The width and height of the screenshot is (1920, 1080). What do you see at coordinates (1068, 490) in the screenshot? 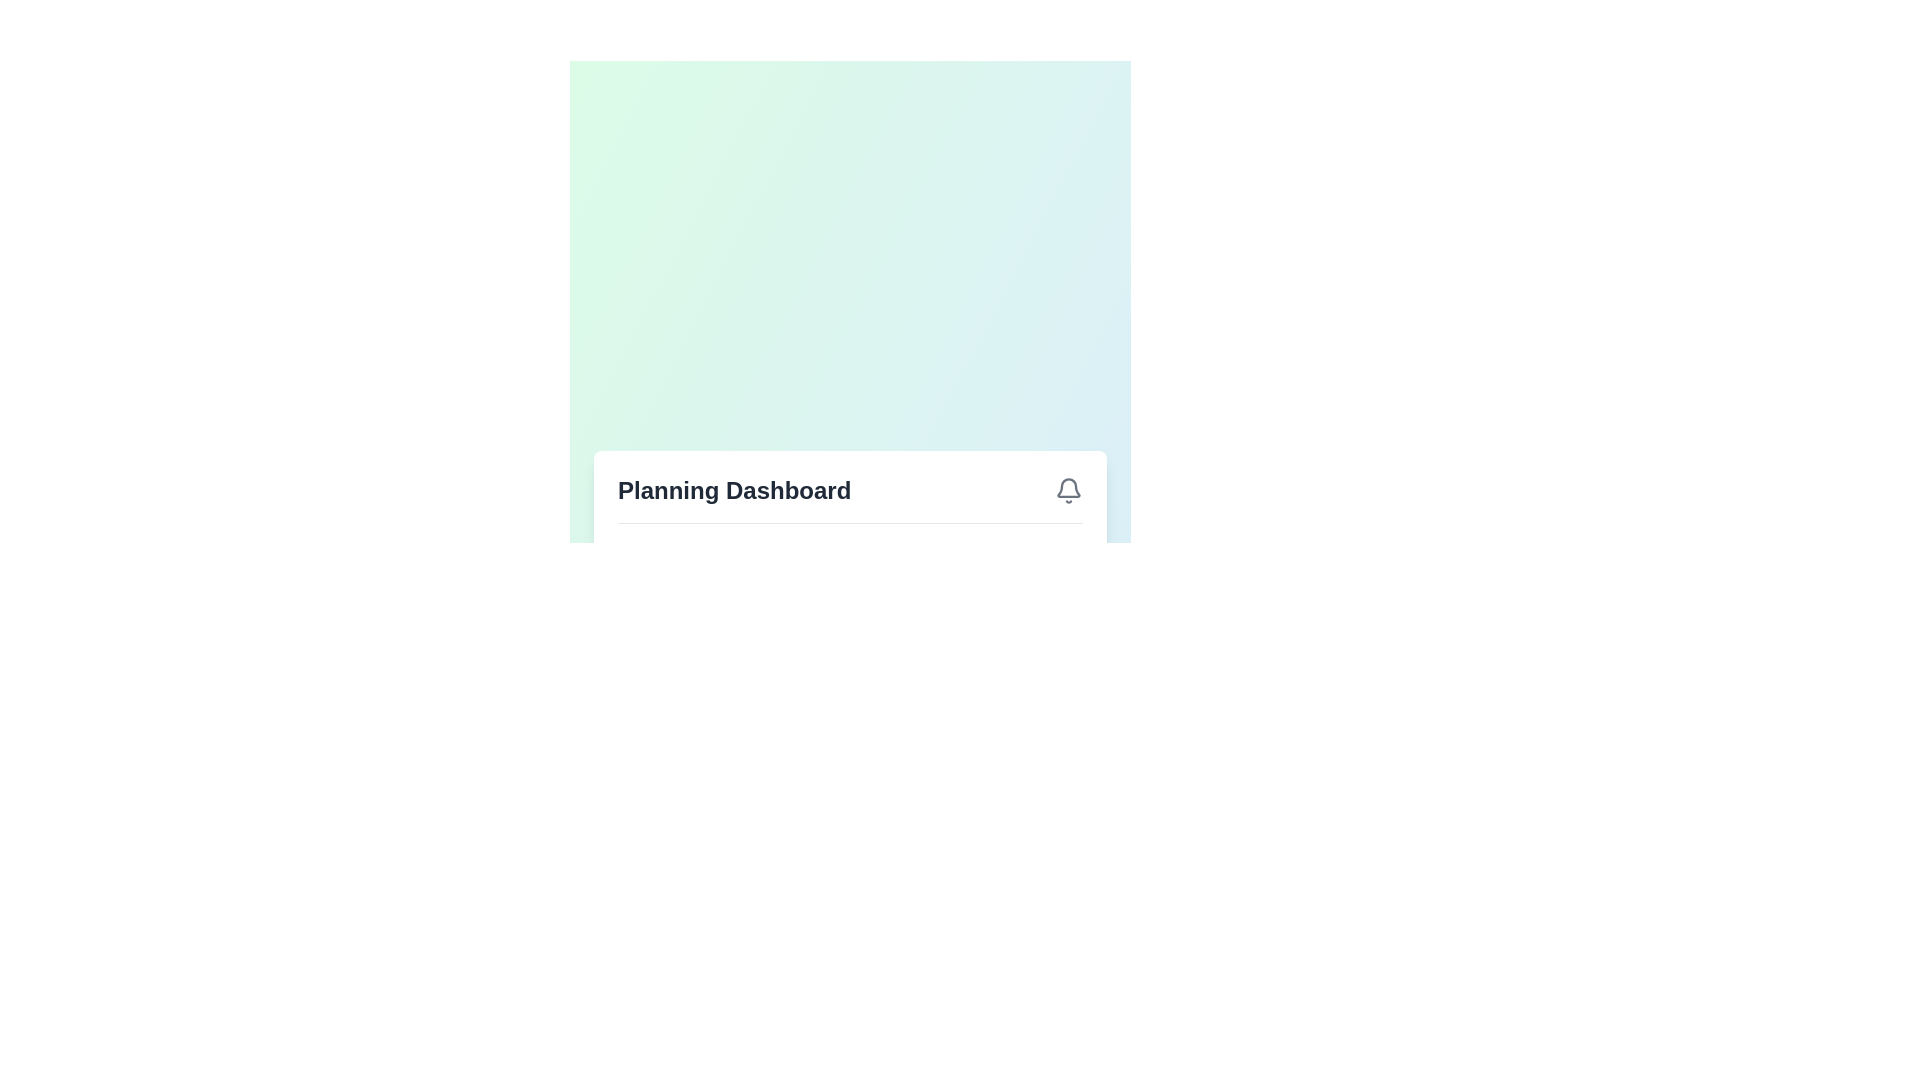
I see `the bell icon representing notifications, located in the header section titled 'Planning Dashboard'` at bounding box center [1068, 490].